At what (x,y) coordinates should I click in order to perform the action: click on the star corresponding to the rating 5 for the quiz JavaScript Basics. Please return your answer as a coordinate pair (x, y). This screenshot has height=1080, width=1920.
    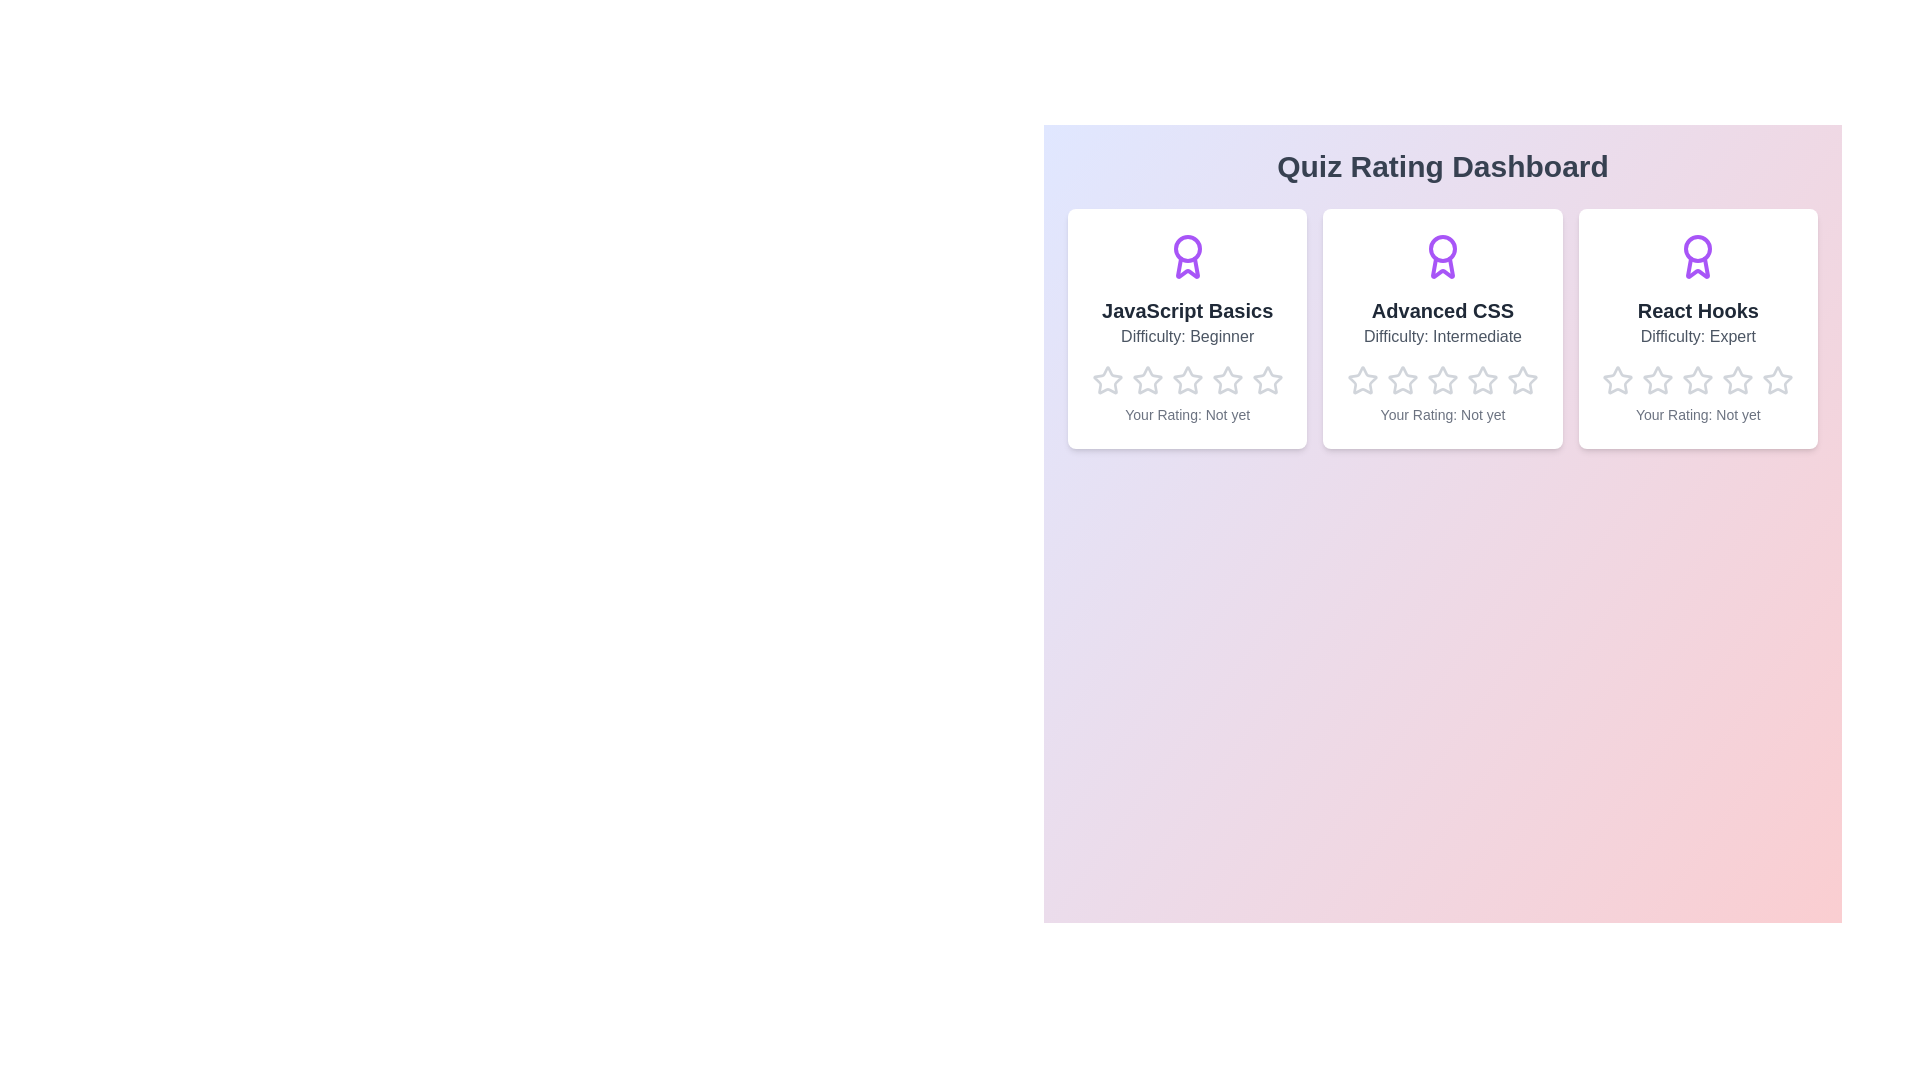
    Looking at the image, I should click on (1250, 365).